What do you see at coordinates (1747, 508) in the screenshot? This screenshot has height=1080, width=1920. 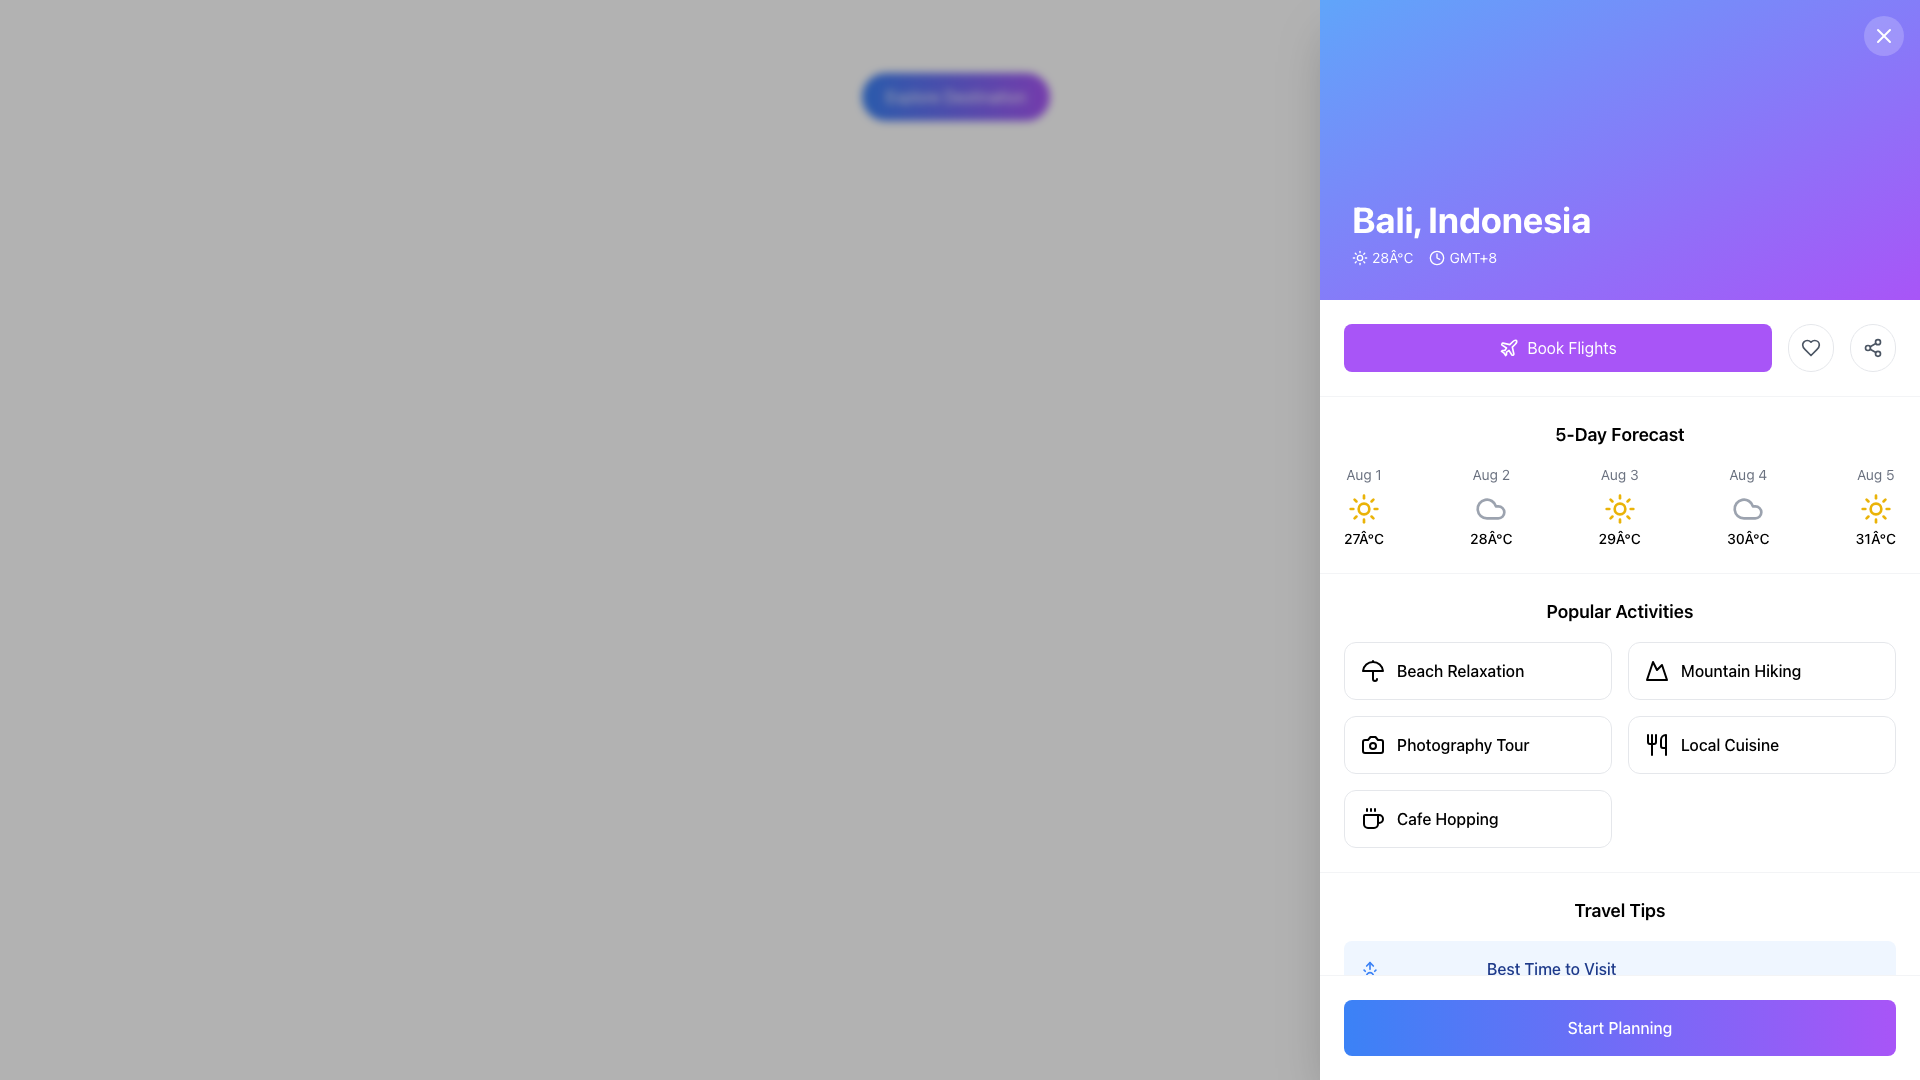 I see `the cloudiness icon representing the weather forecast for August 4, which is located beneath the 'Aug 4' label and above the '30°C' temperature label` at bounding box center [1747, 508].